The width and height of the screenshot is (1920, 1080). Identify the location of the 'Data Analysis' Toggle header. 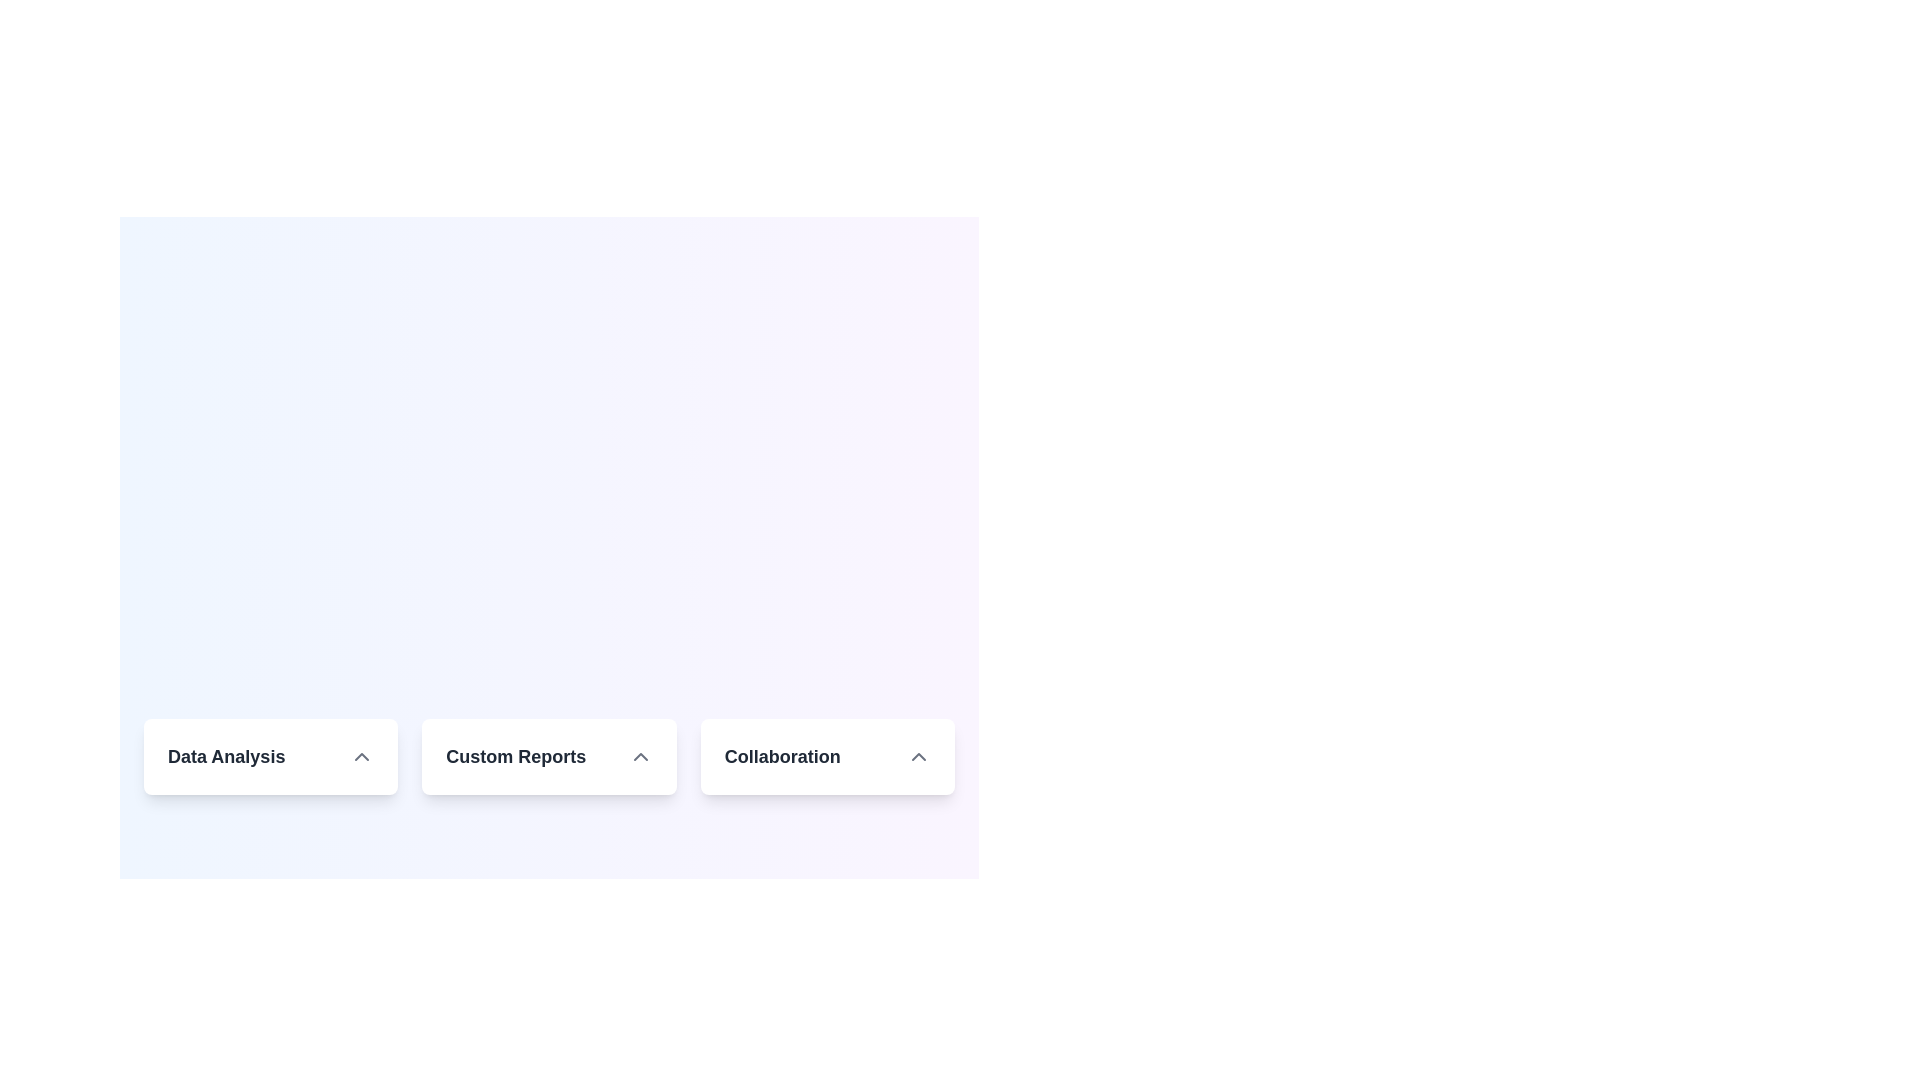
(270, 756).